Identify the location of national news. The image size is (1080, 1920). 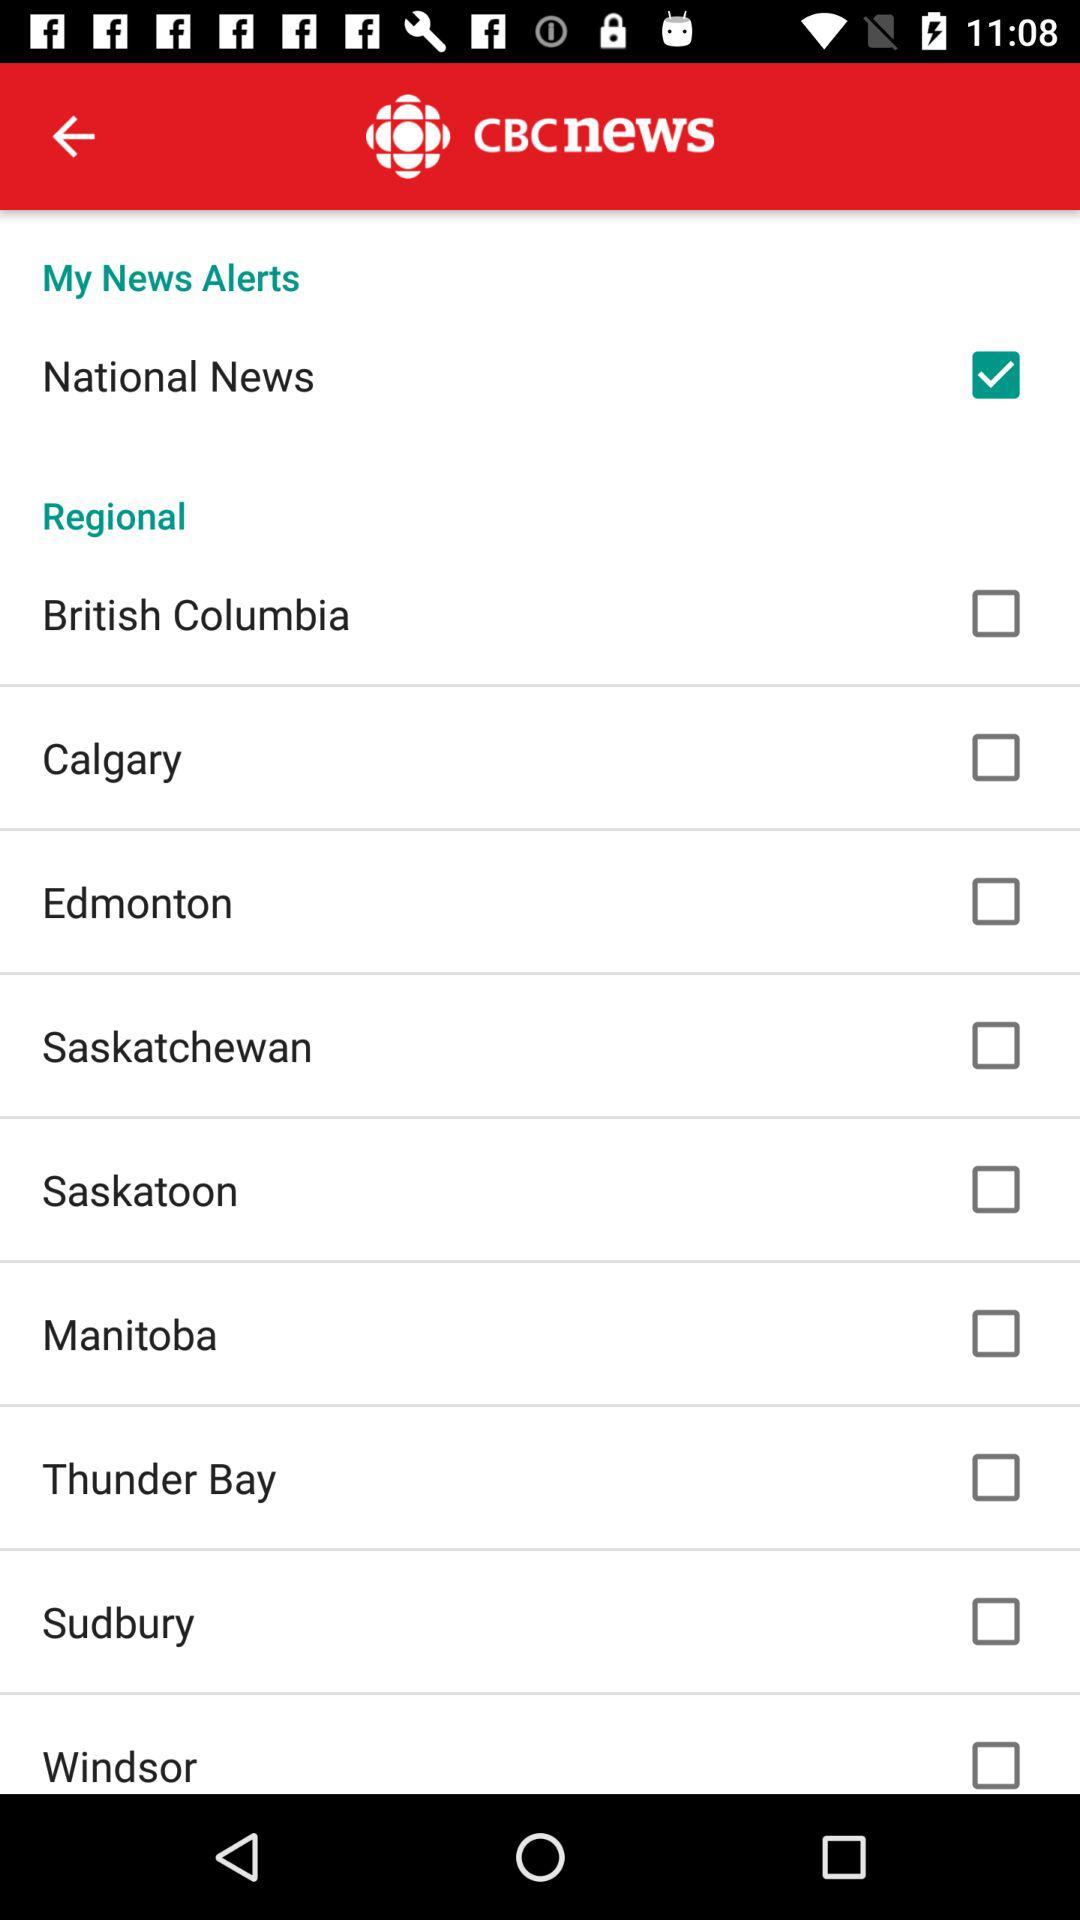
(177, 374).